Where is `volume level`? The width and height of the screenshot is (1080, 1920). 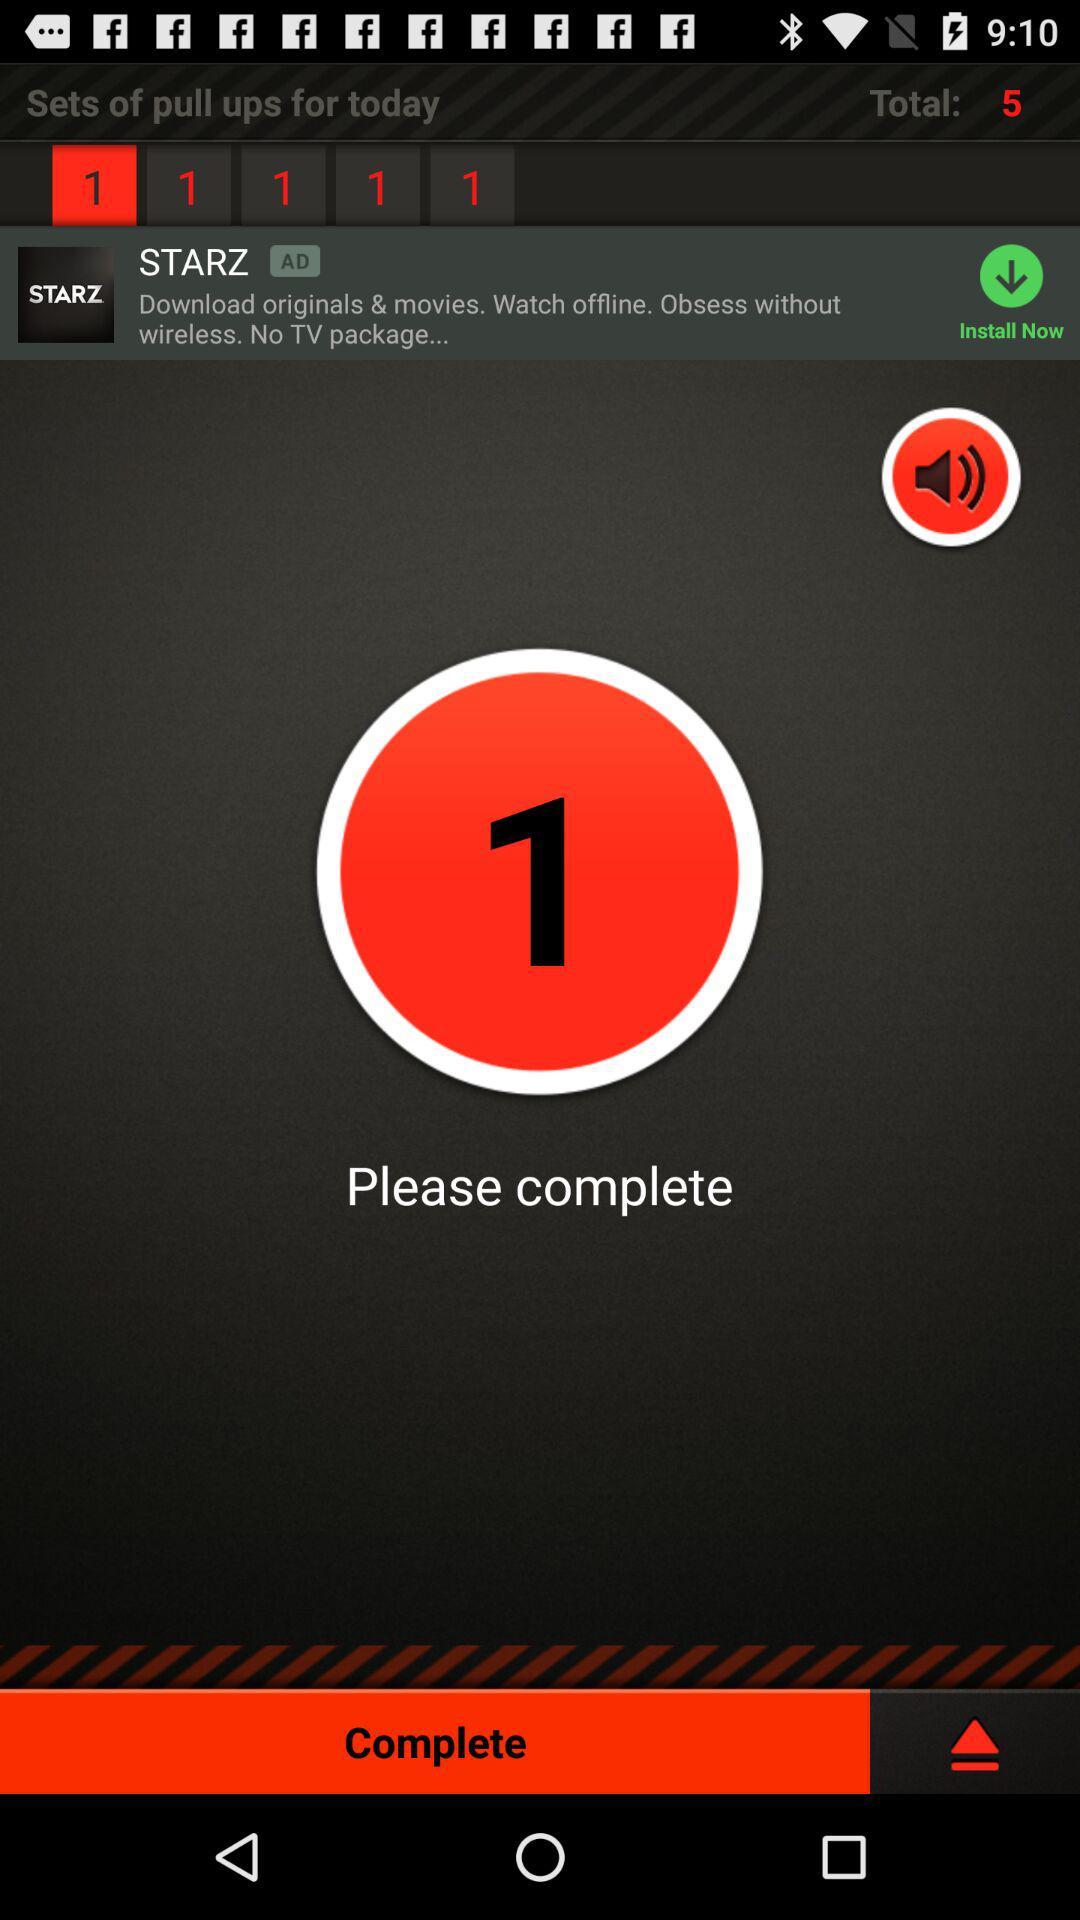 volume level is located at coordinates (951, 478).